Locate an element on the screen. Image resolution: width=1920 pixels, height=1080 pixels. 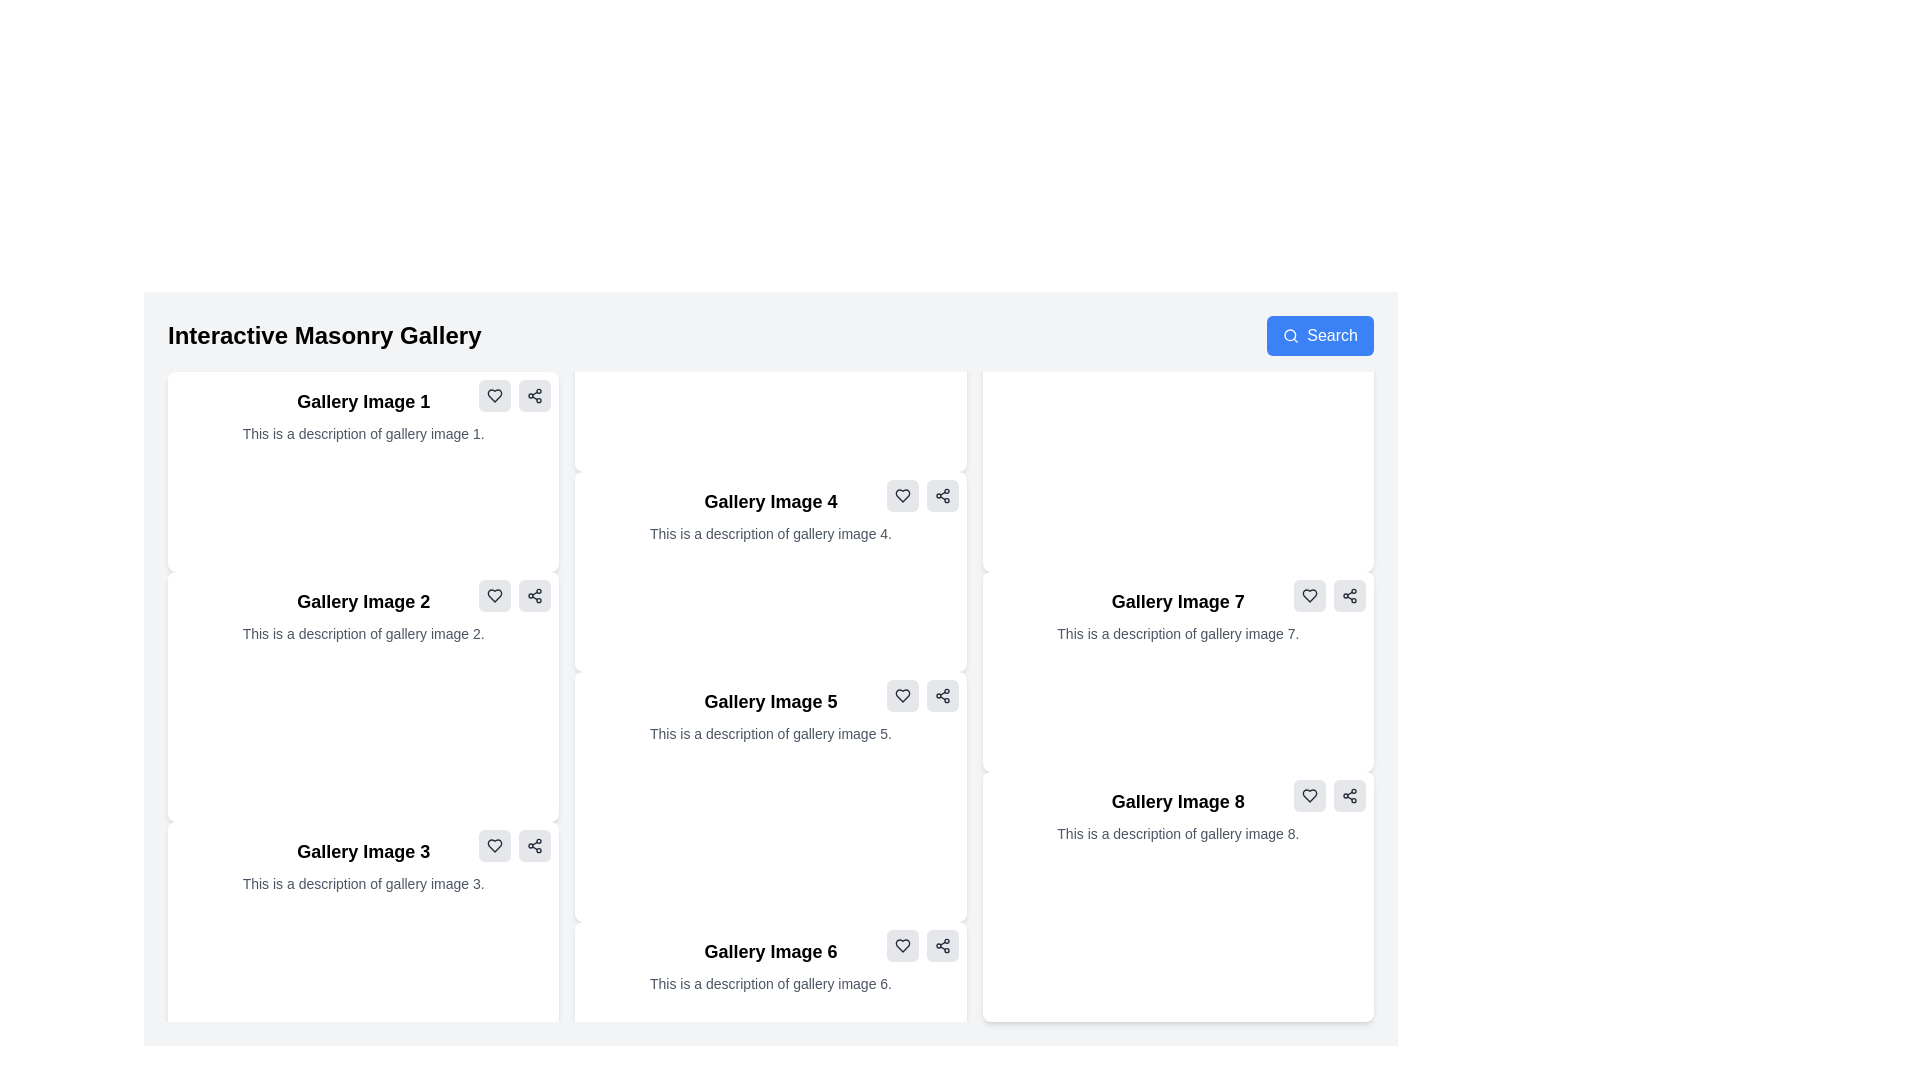
the gallery item card located in the bottom-right section of the layout, specifically the seventh card in the grid is located at coordinates (1178, 671).